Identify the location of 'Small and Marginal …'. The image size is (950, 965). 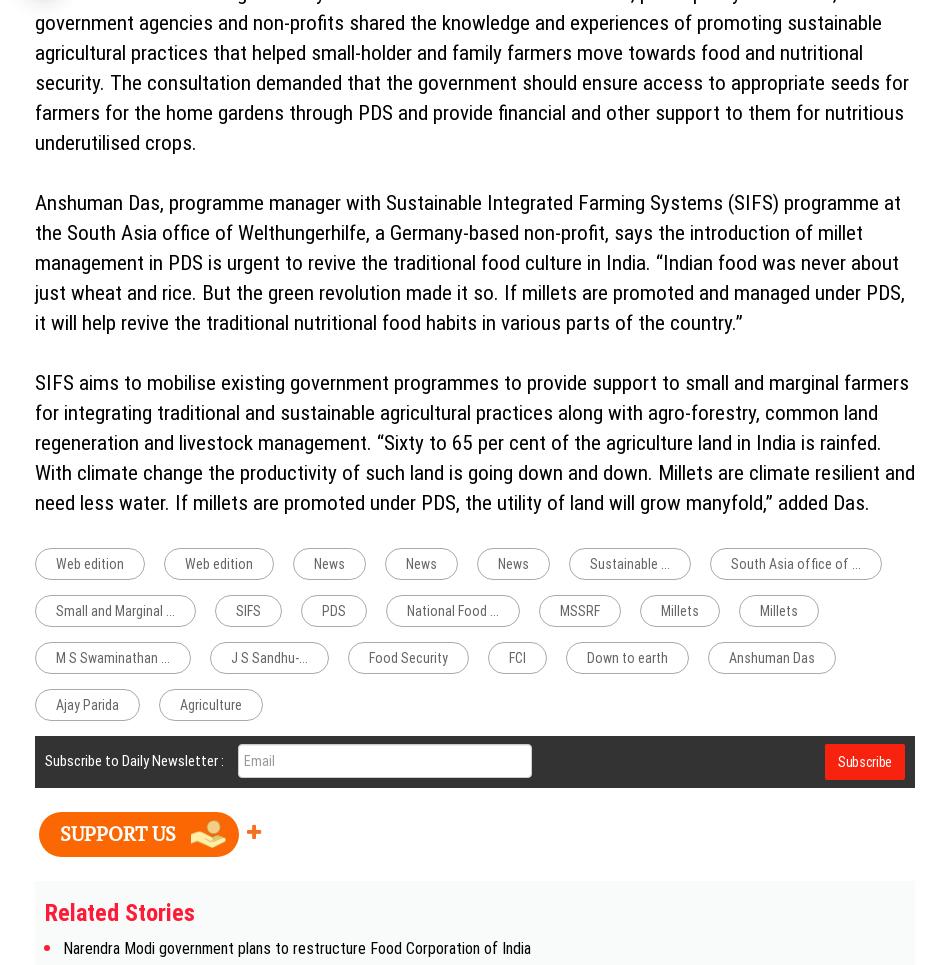
(55, 610).